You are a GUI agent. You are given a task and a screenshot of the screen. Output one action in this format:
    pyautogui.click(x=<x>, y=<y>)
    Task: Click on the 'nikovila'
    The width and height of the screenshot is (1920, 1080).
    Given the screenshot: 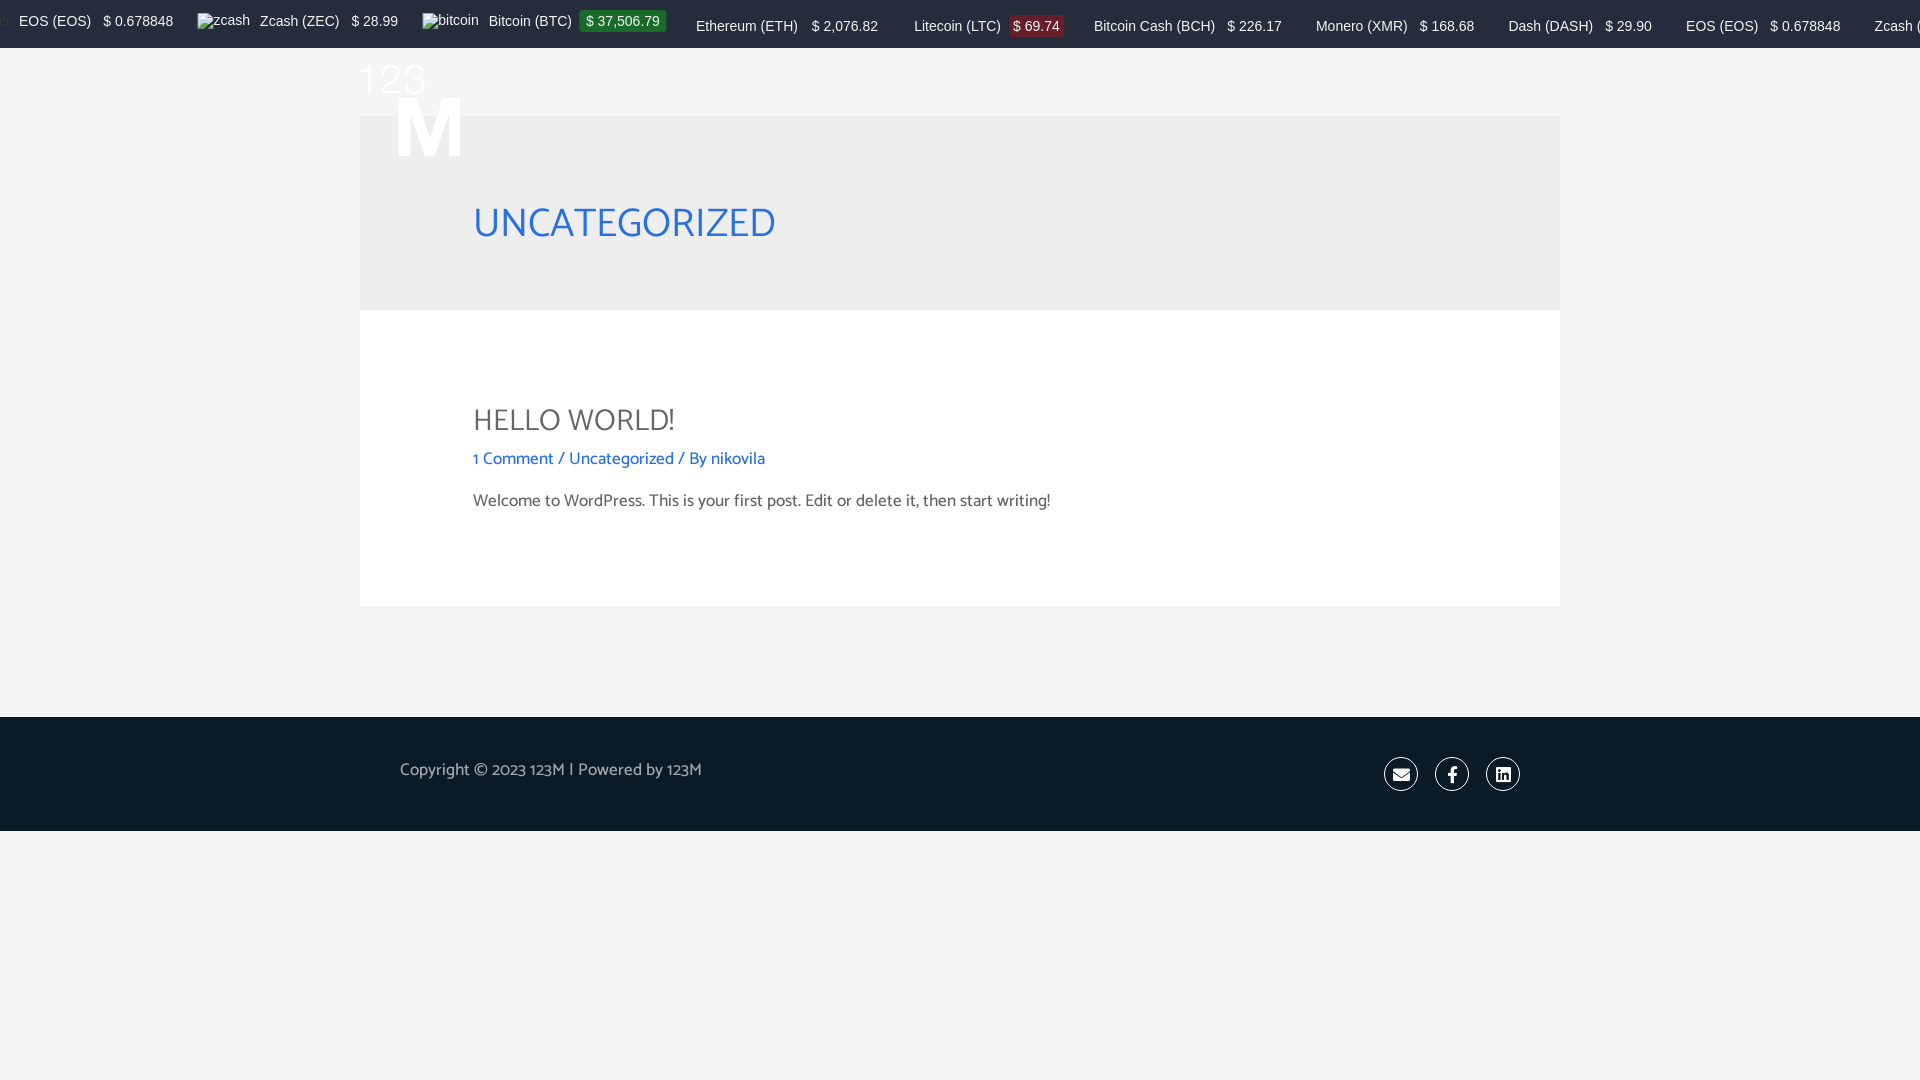 What is the action you would take?
    pyautogui.click(x=737, y=459)
    